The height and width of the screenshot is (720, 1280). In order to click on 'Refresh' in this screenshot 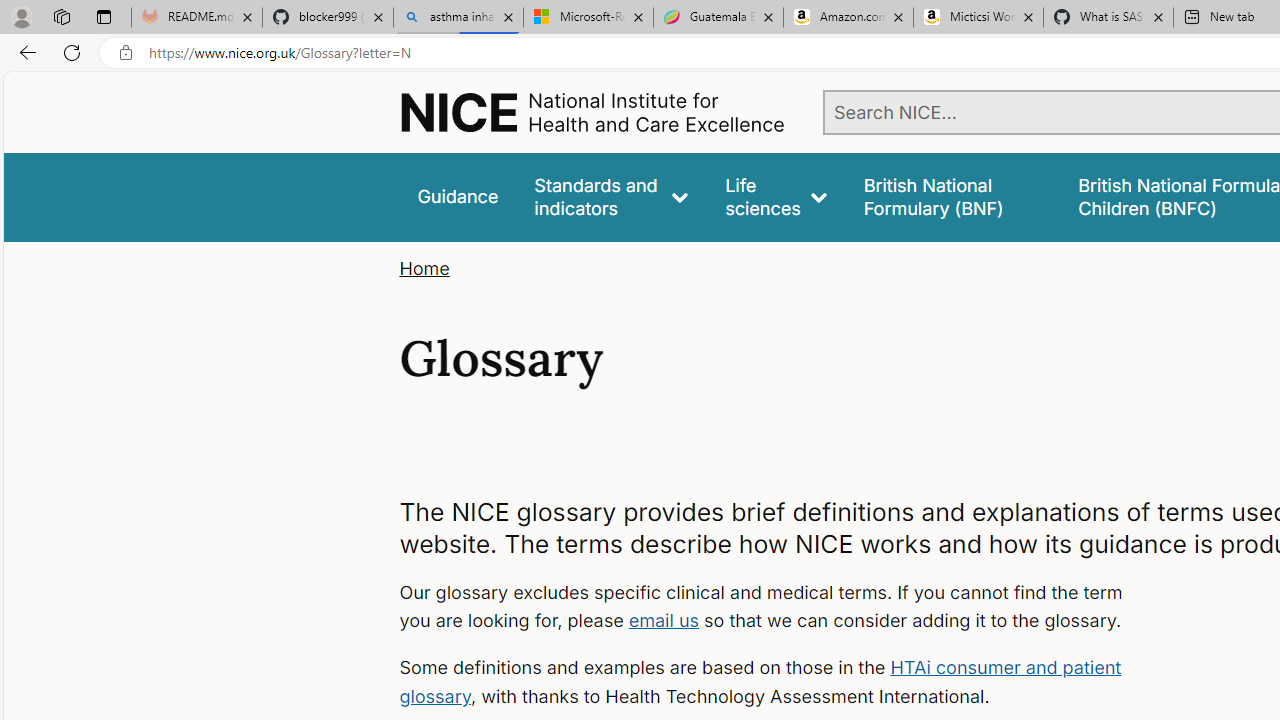, I will do `click(72, 51)`.